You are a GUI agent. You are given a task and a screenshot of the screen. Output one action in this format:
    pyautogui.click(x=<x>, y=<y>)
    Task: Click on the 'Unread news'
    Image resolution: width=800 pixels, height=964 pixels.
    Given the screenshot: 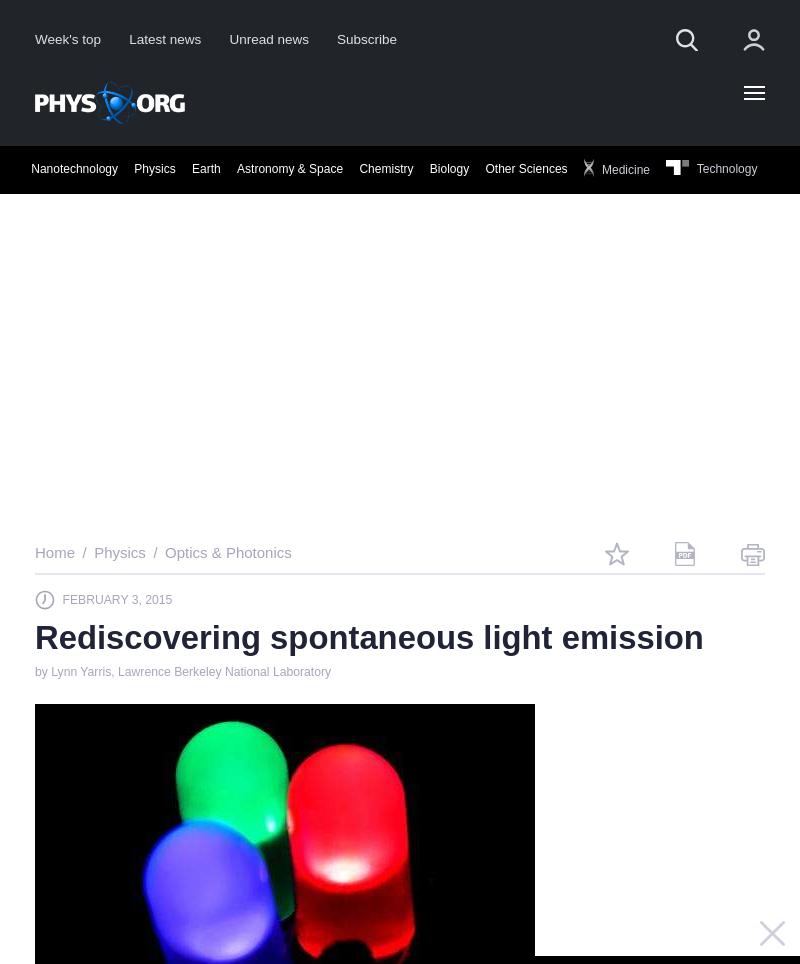 What is the action you would take?
    pyautogui.click(x=268, y=37)
    